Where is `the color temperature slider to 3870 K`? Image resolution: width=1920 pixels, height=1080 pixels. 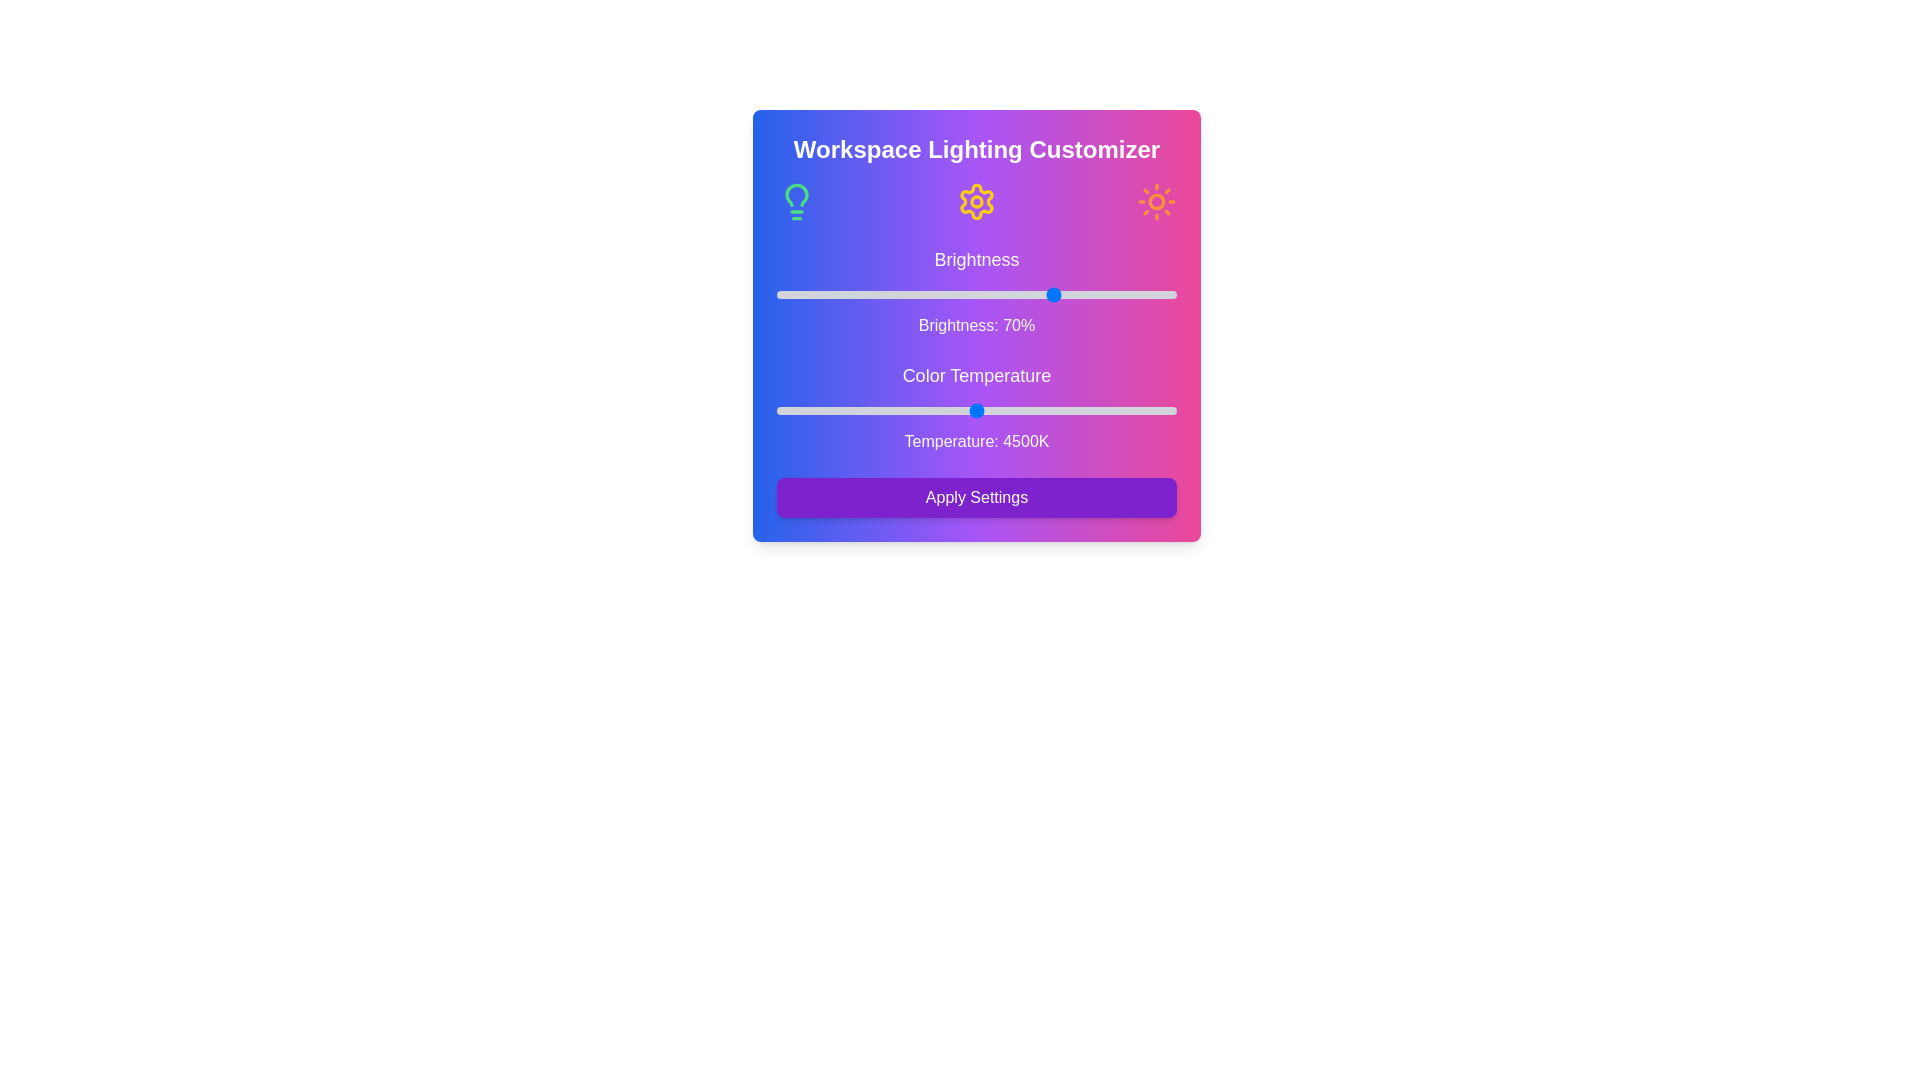
the color temperature slider to 3870 K is located at coordinates (912, 410).